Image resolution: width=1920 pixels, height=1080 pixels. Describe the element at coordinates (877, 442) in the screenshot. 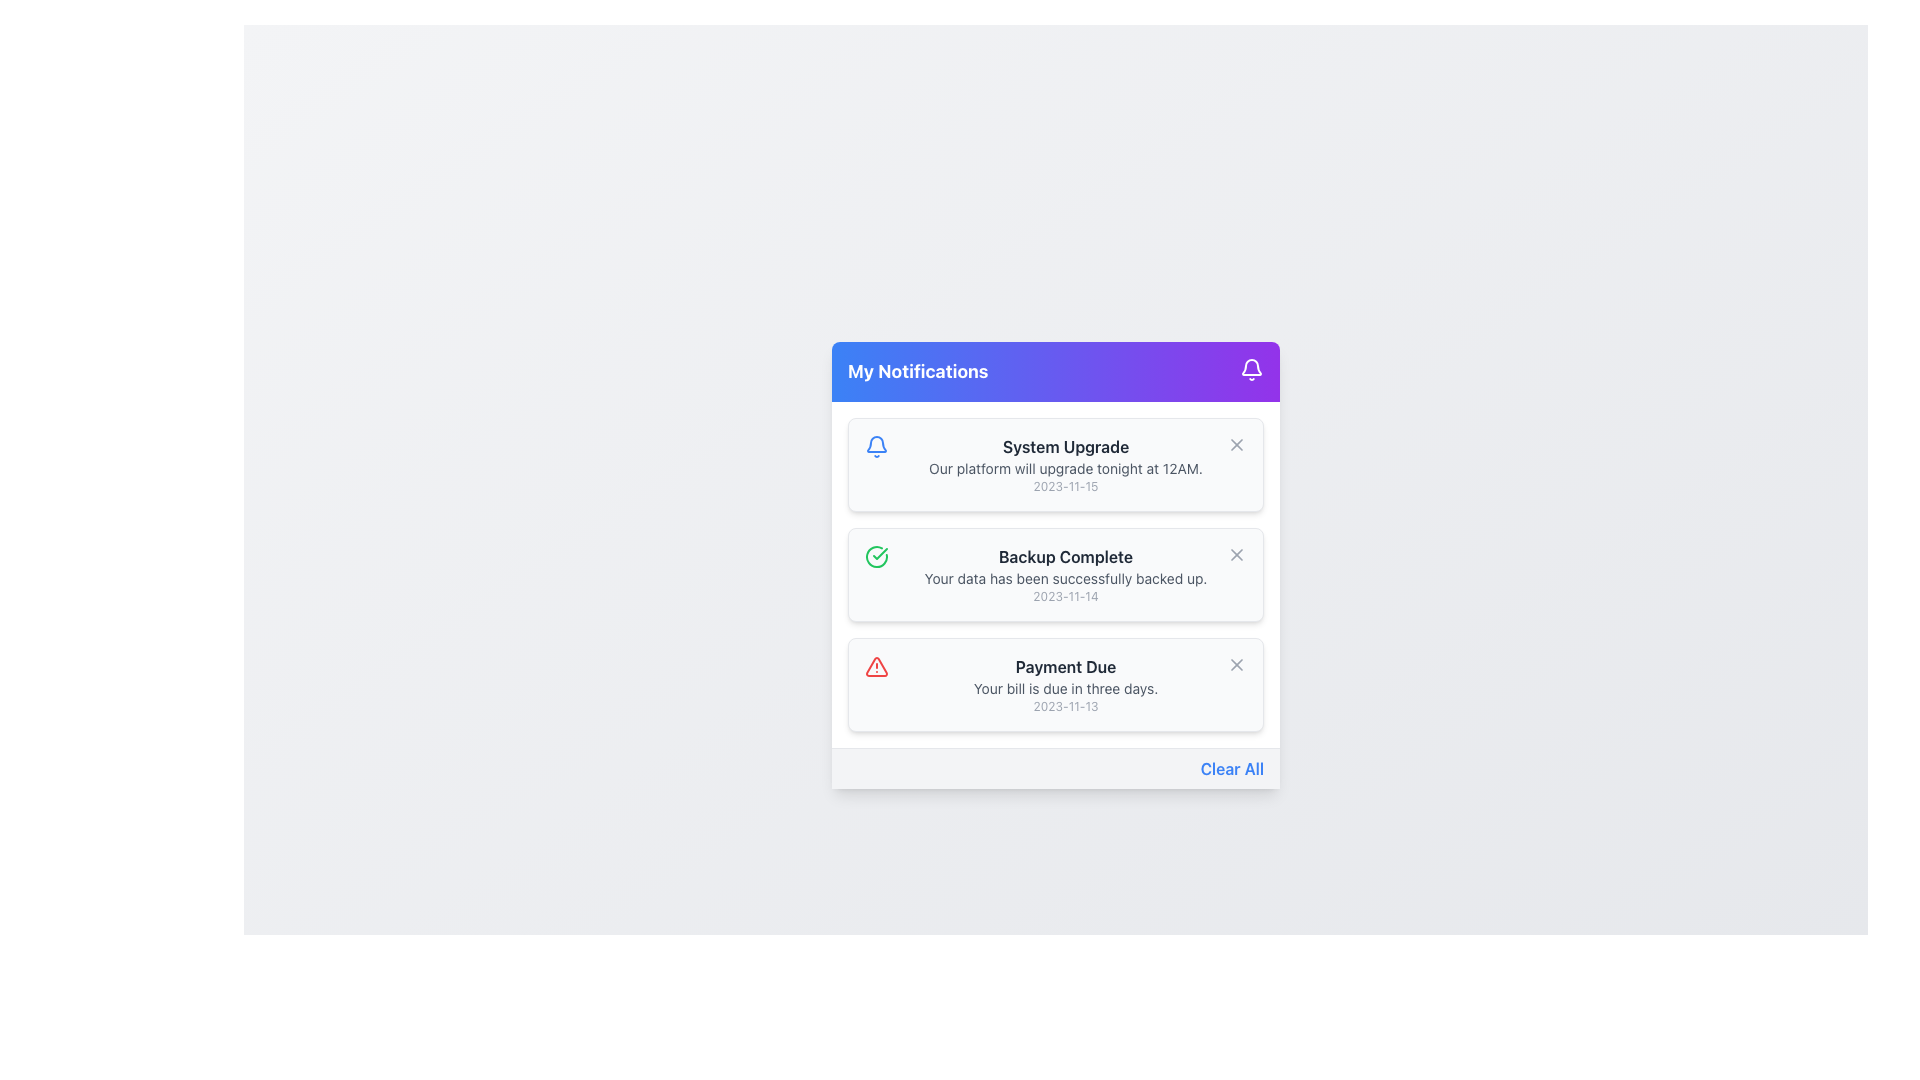

I see `the lower component of the blue bell icon located at the top-right corner of the notification header bar` at that location.